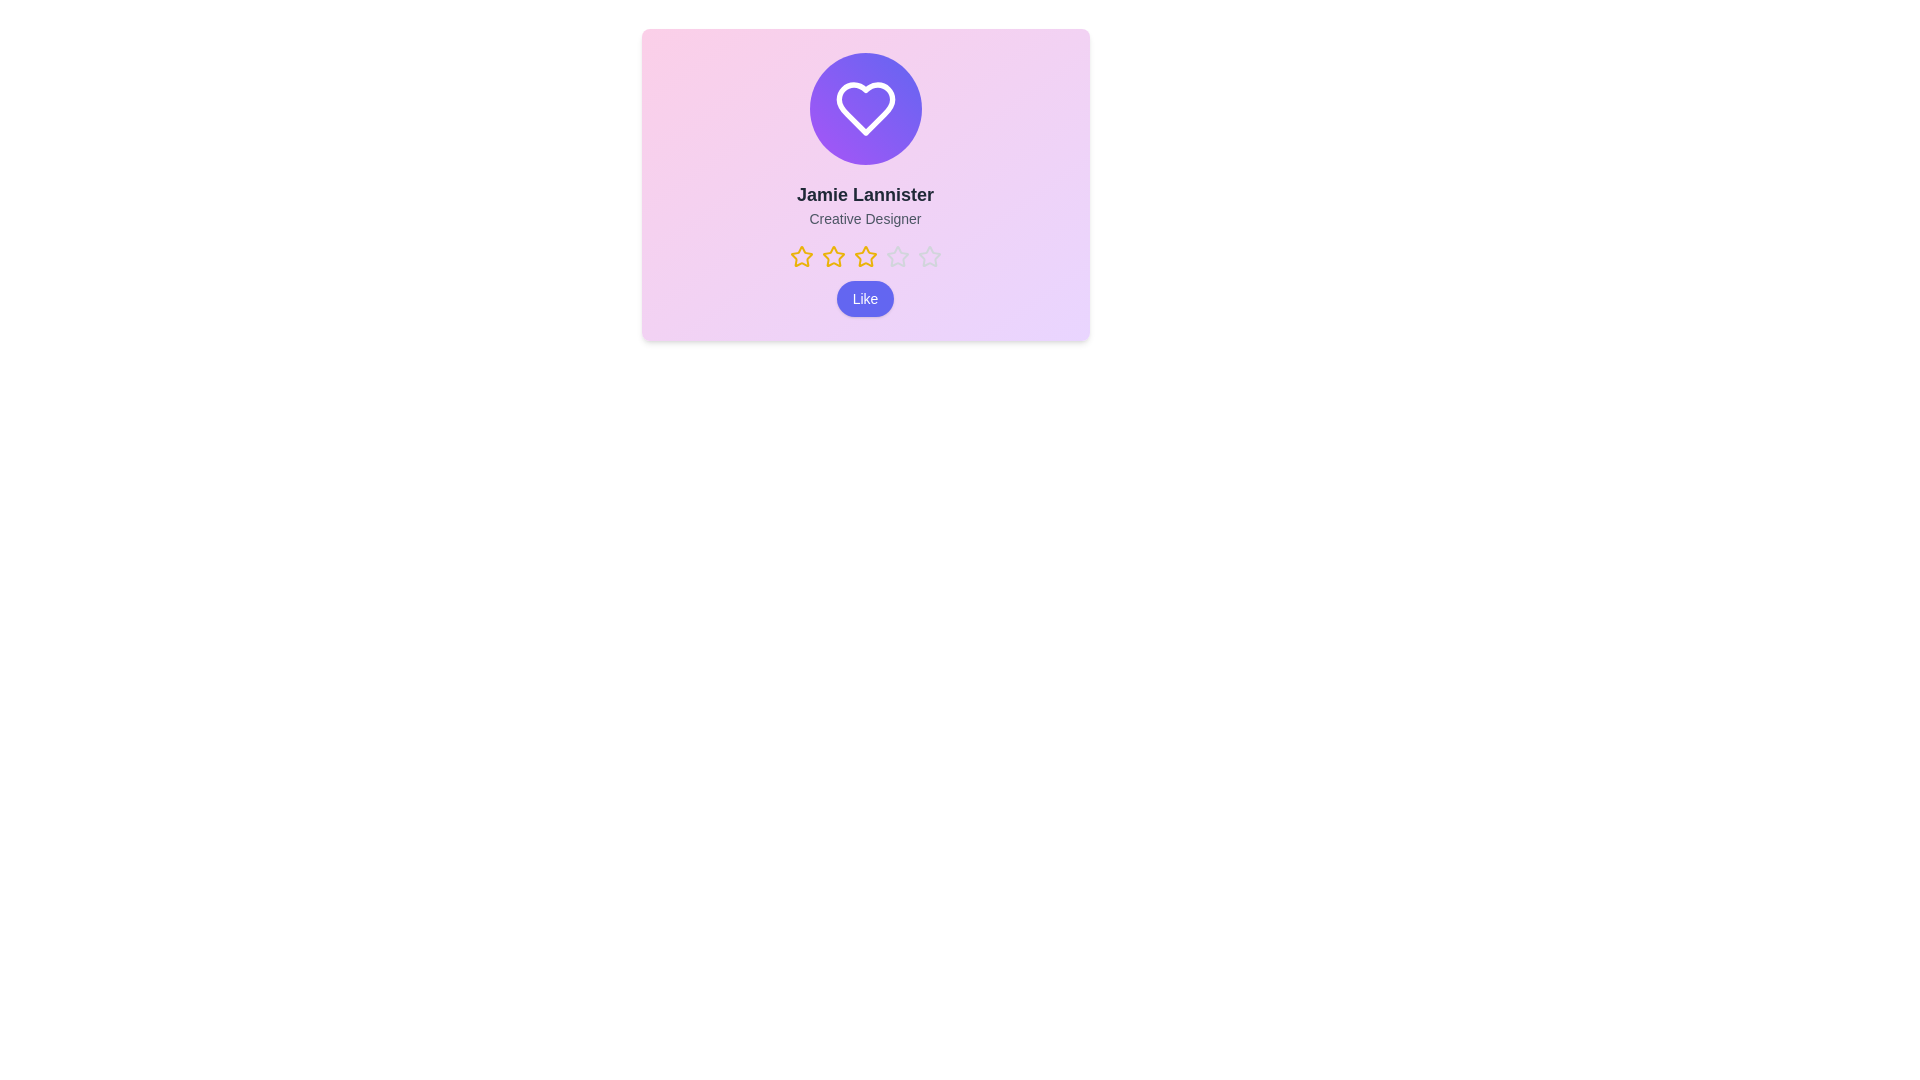  I want to click on rating information from the Rating indicator with an interactive button, which shows a rating of three out of five and a 'Like' button below it, so click(865, 281).